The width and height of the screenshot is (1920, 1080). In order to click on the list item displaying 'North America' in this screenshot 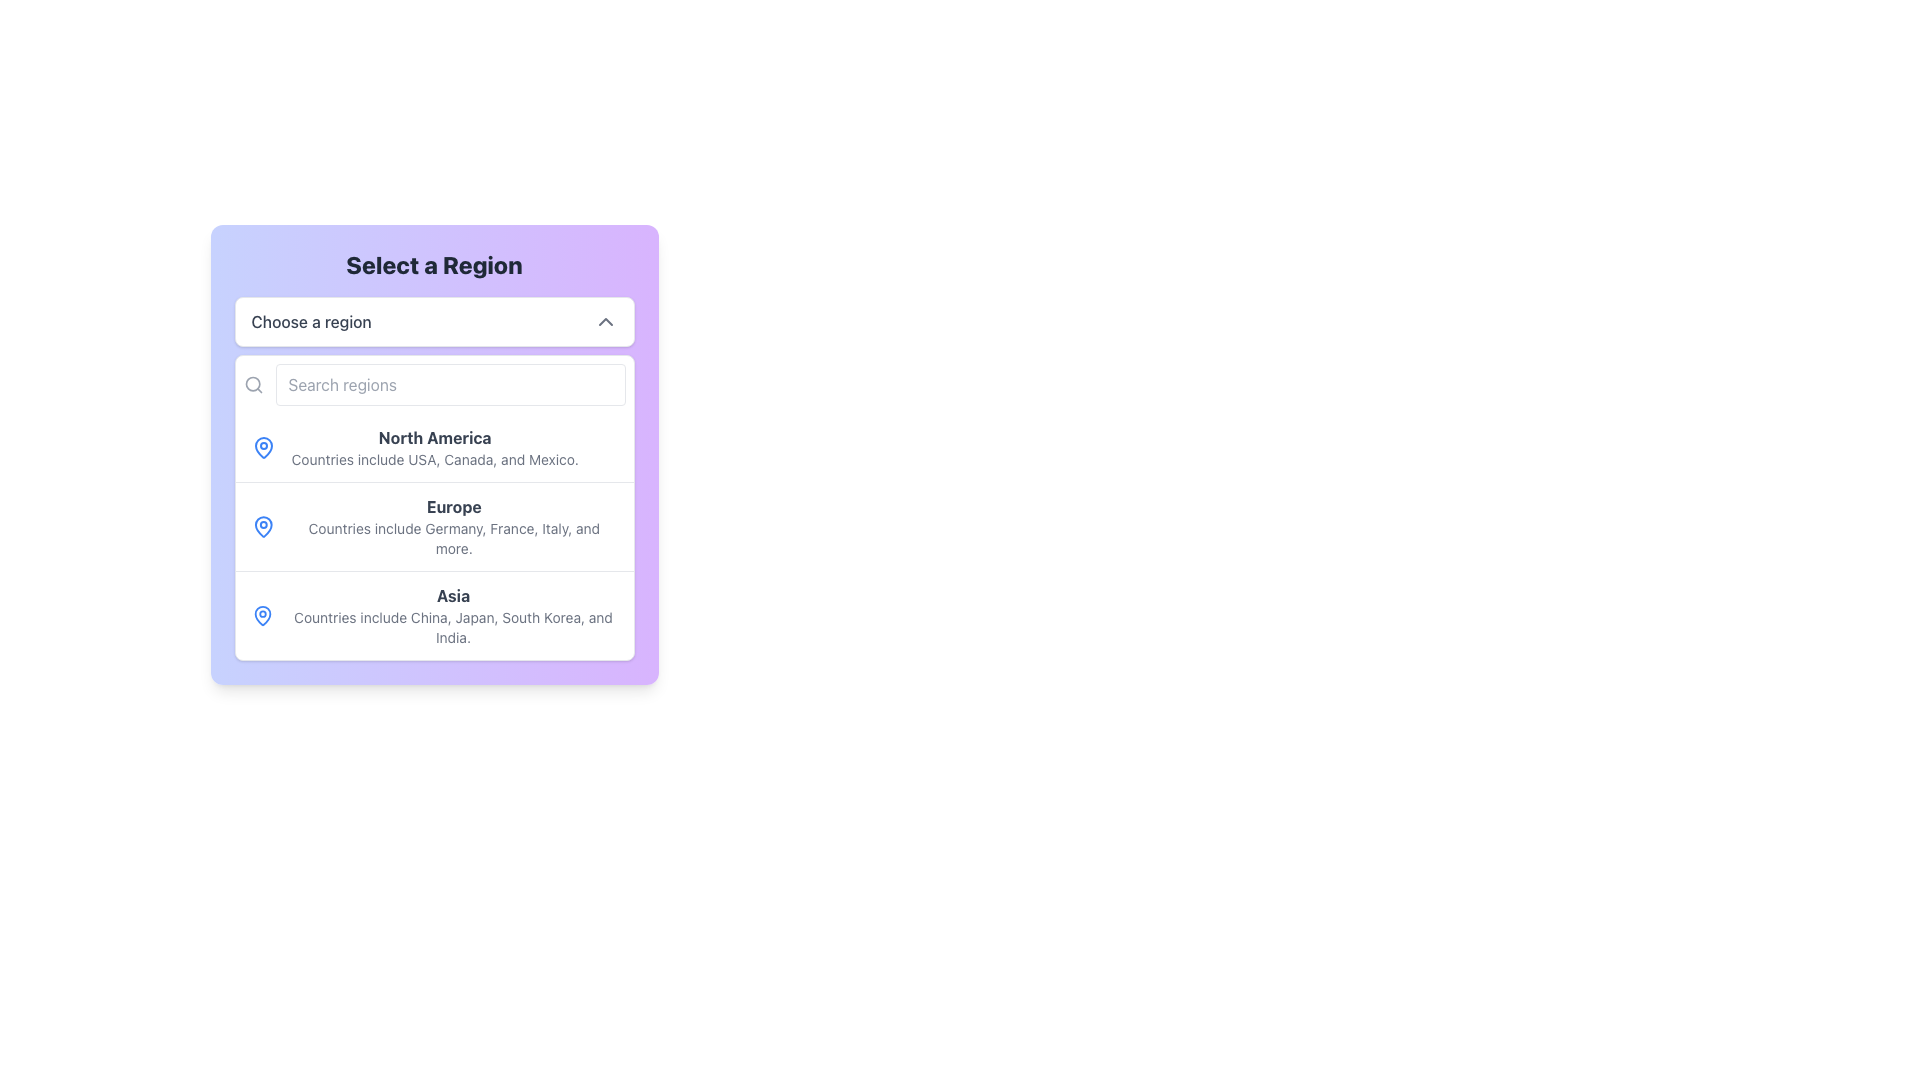, I will do `click(434, 446)`.